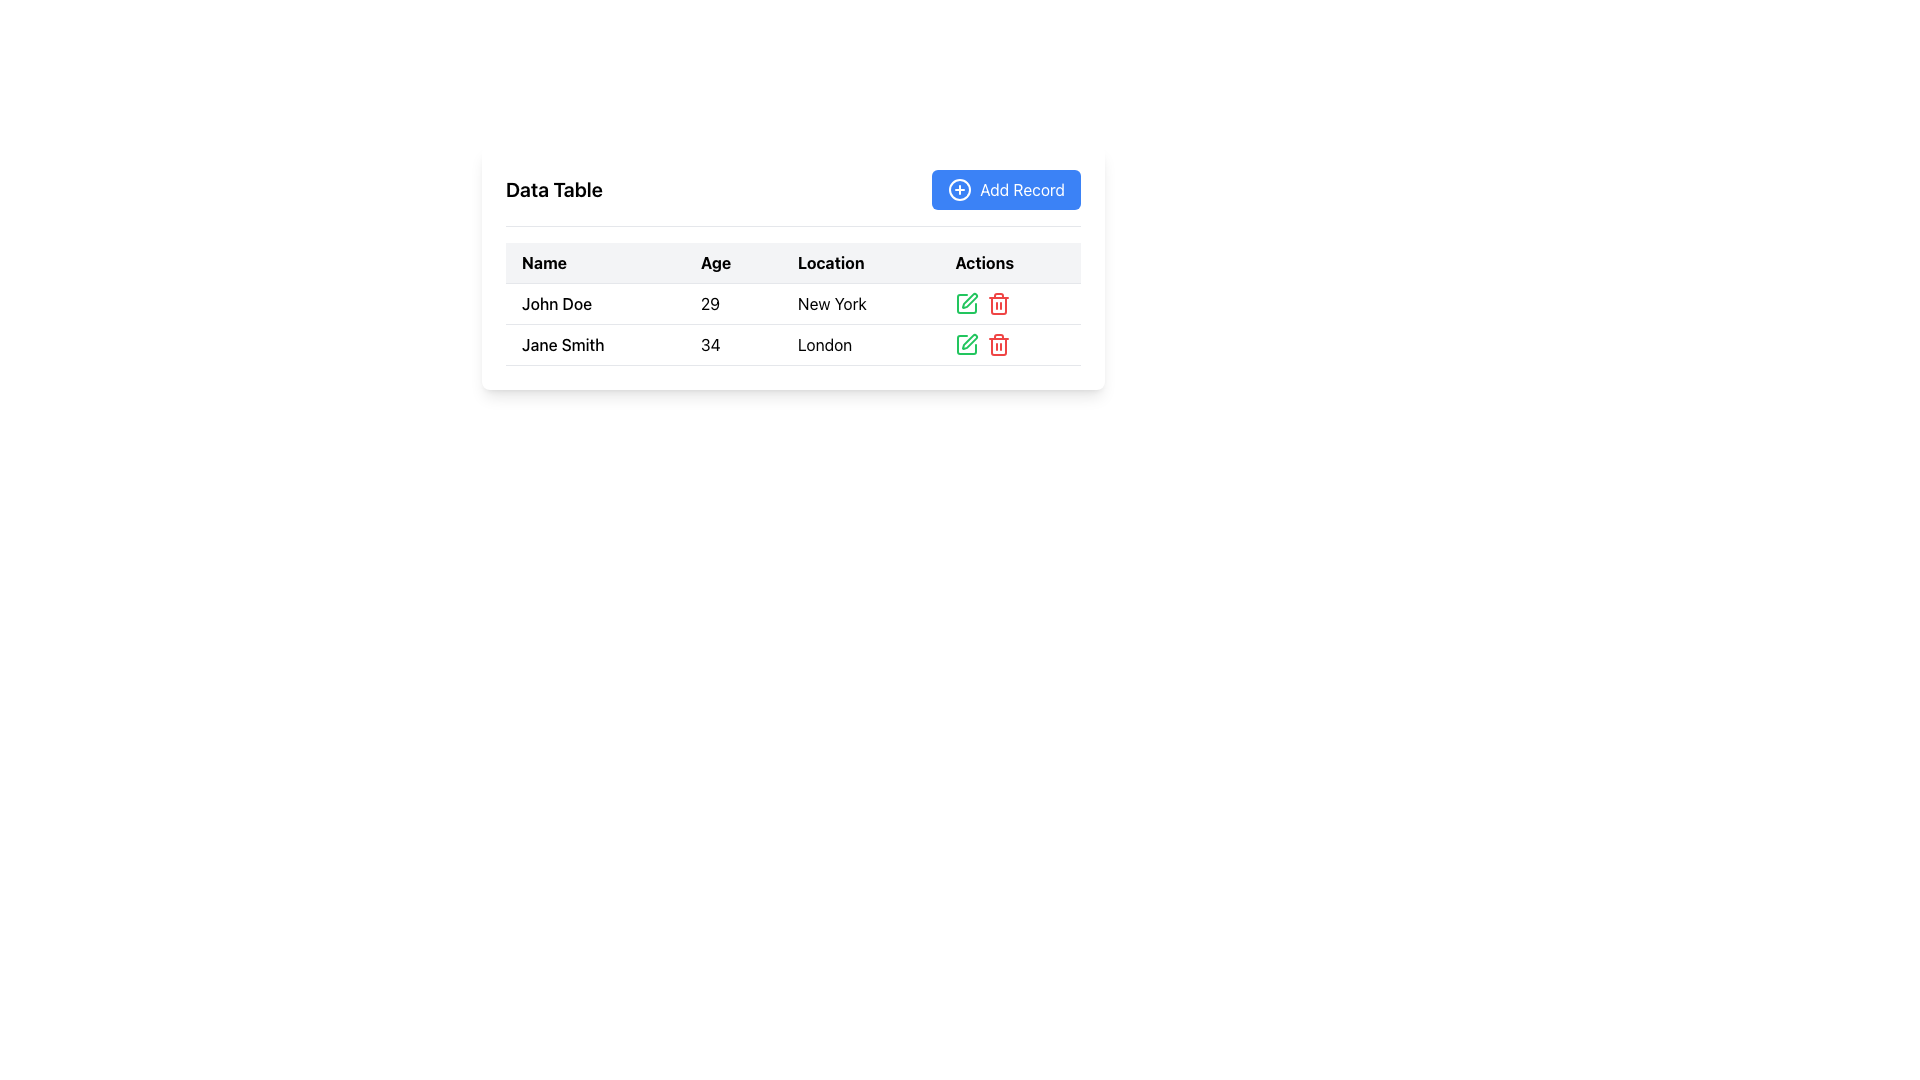 The height and width of the screenshot is (1080, 1920). I want to click on the Decorative Circle Icon located at the top-right of the 'Add Record' button in the data table layout, so click(960, 189).